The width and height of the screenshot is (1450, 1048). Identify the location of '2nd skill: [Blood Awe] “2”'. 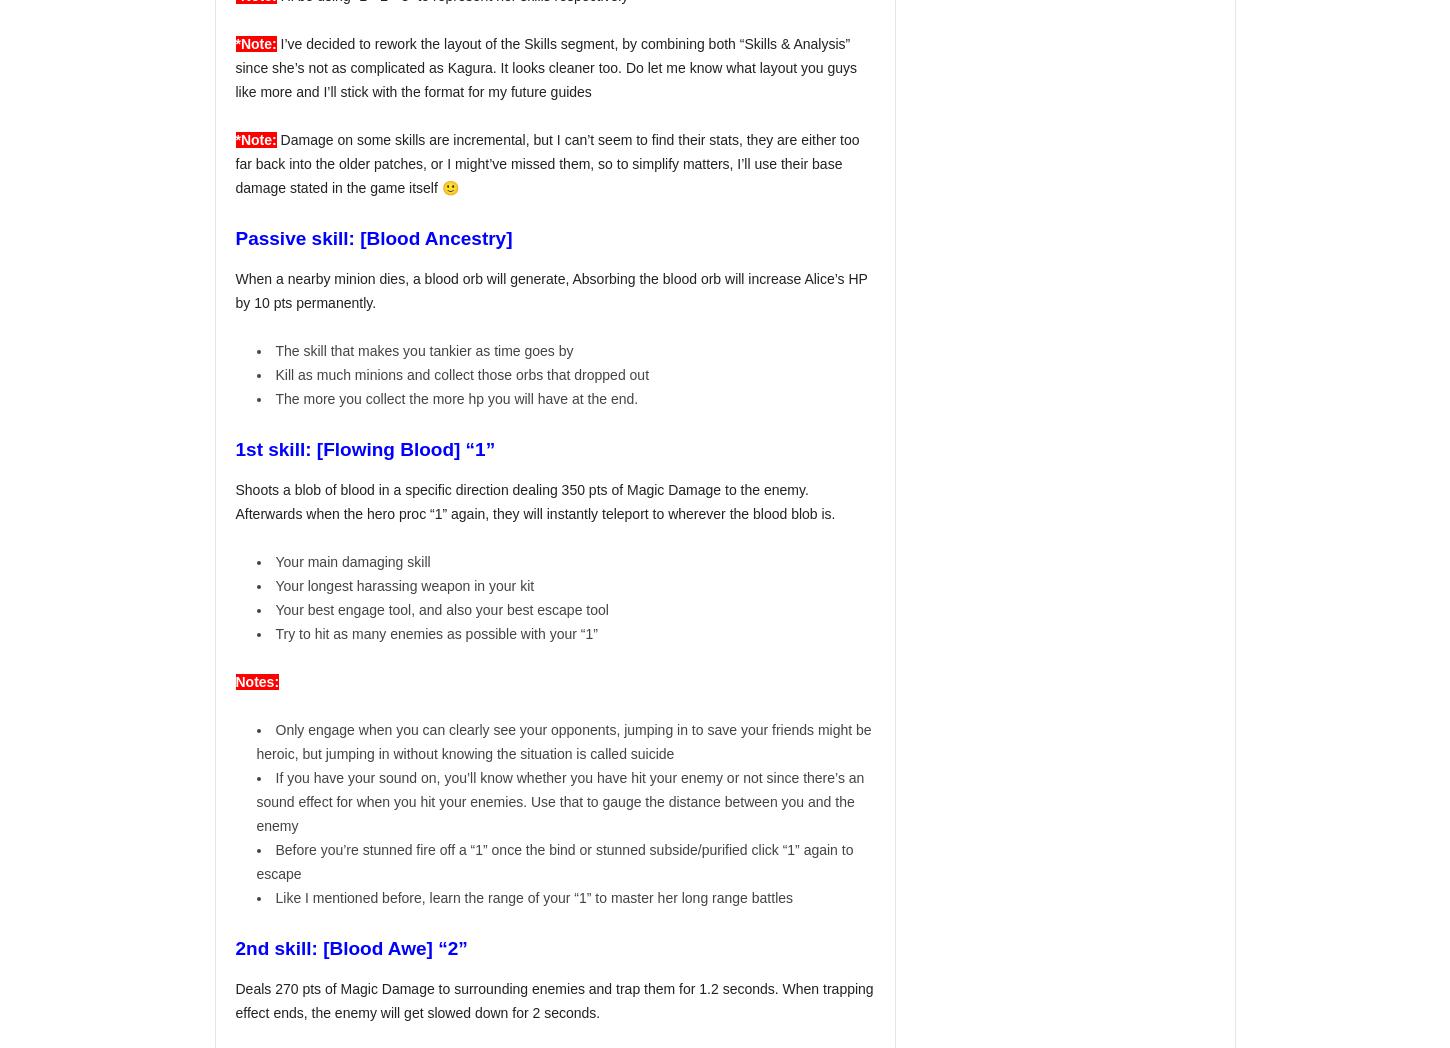
(351, 948).